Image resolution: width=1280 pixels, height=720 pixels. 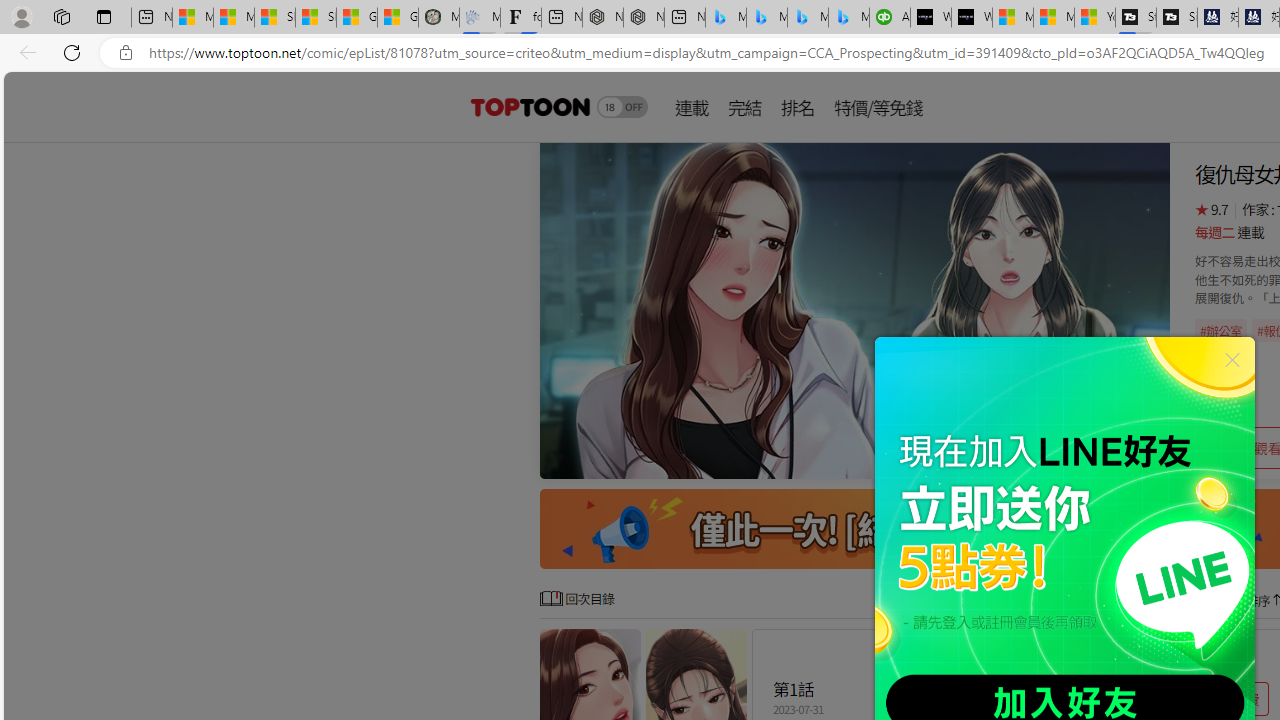 What do you see at coordinates (889, 17) in the screenshot?
I see `'Accounting Software for Accountants, CPAs and Bookkeepers'` at bounding box center [889, 17].